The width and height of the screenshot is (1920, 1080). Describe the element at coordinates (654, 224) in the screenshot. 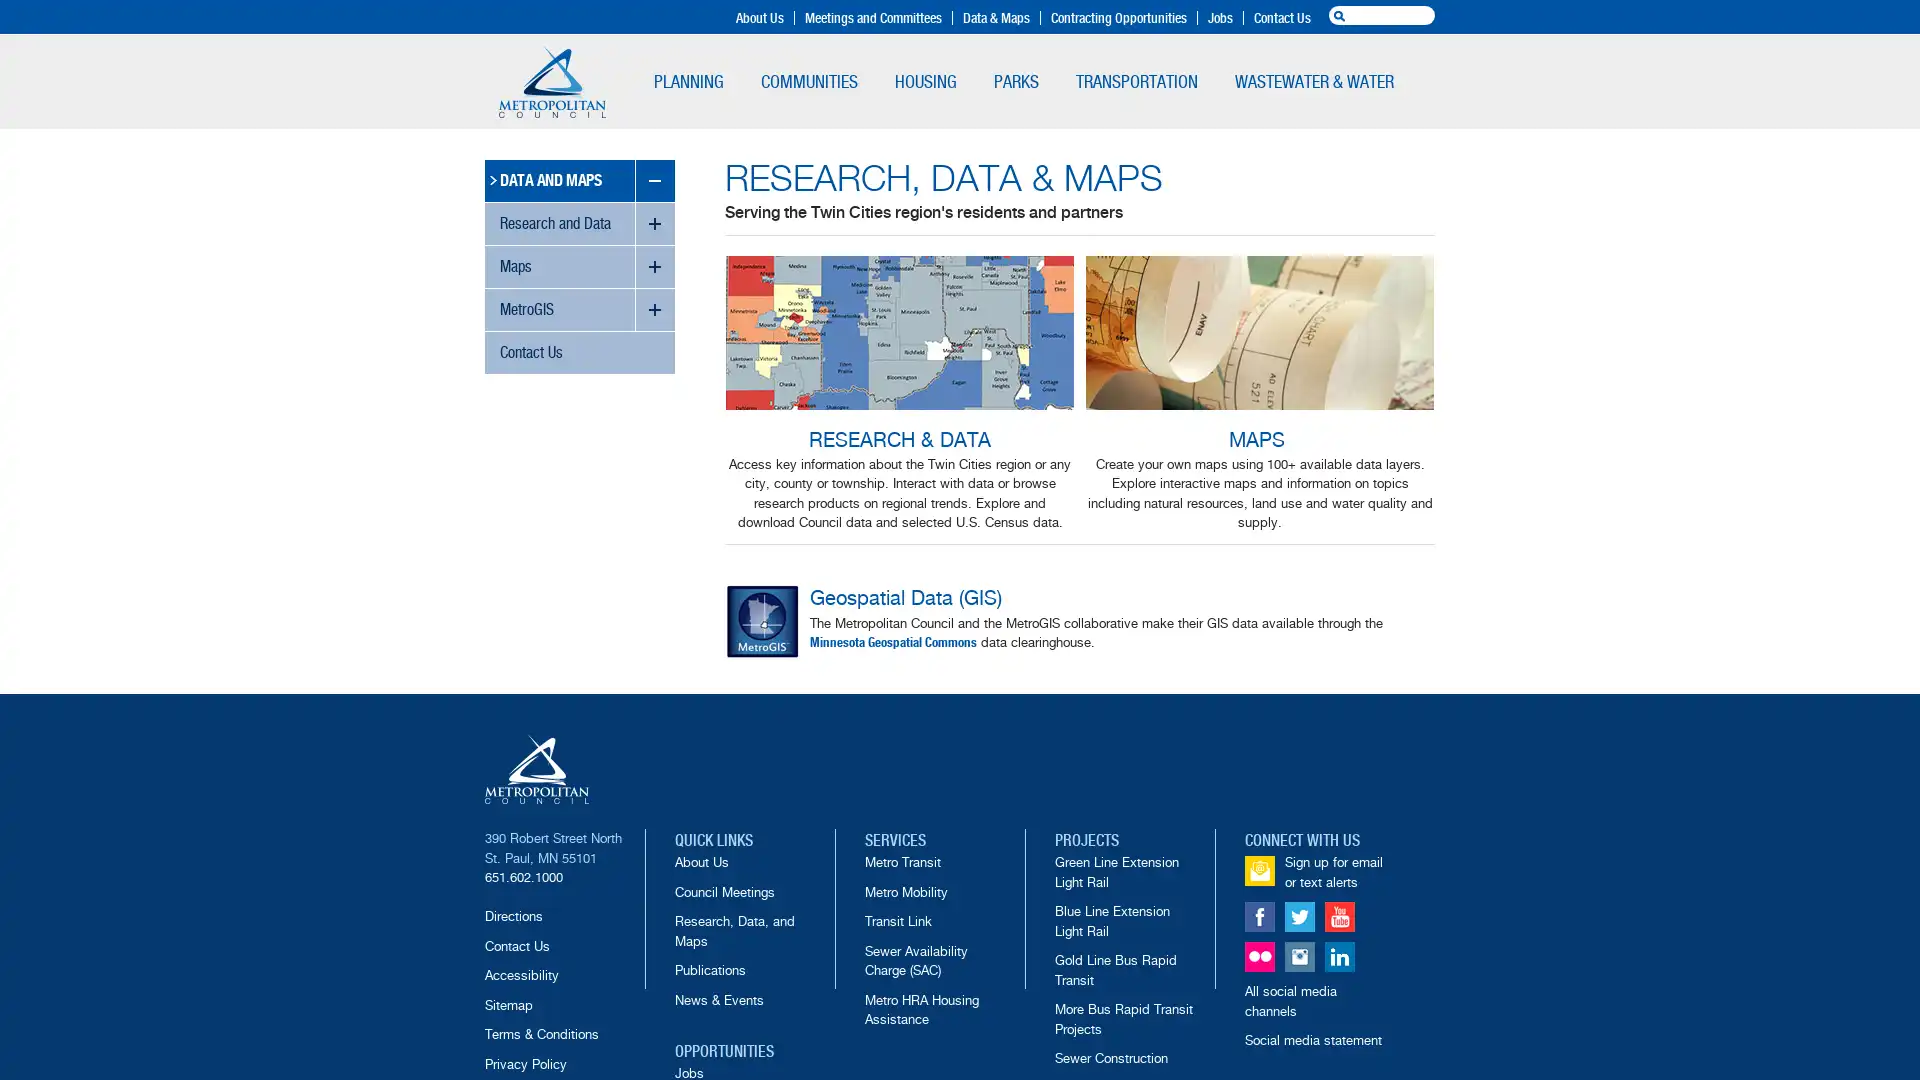

I see `toggle sub-menus for Research and Data` at that location.